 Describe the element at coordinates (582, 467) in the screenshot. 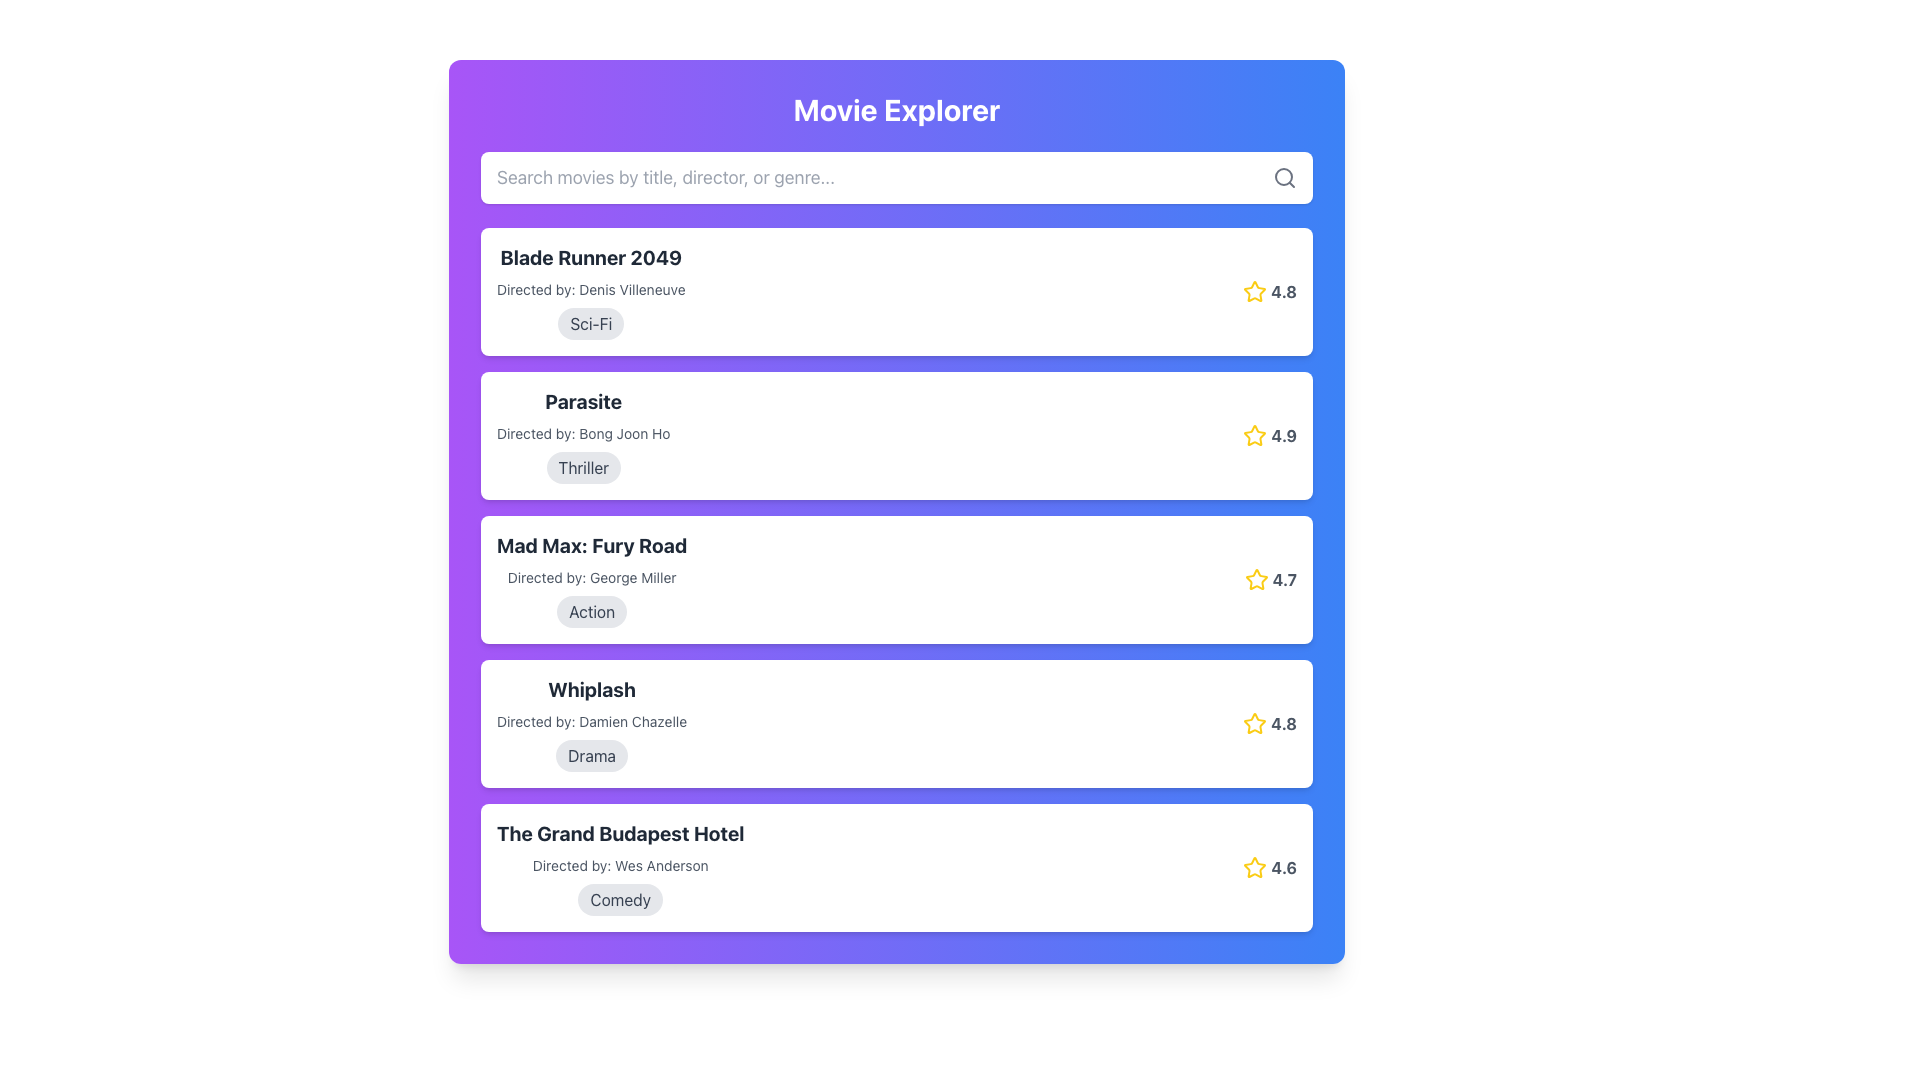

I see `the 'Thriller' text label, which is a non-interactive pill-shaped button with a gray background located beneath the director's name in the 'Parasite' movie card` at that location.